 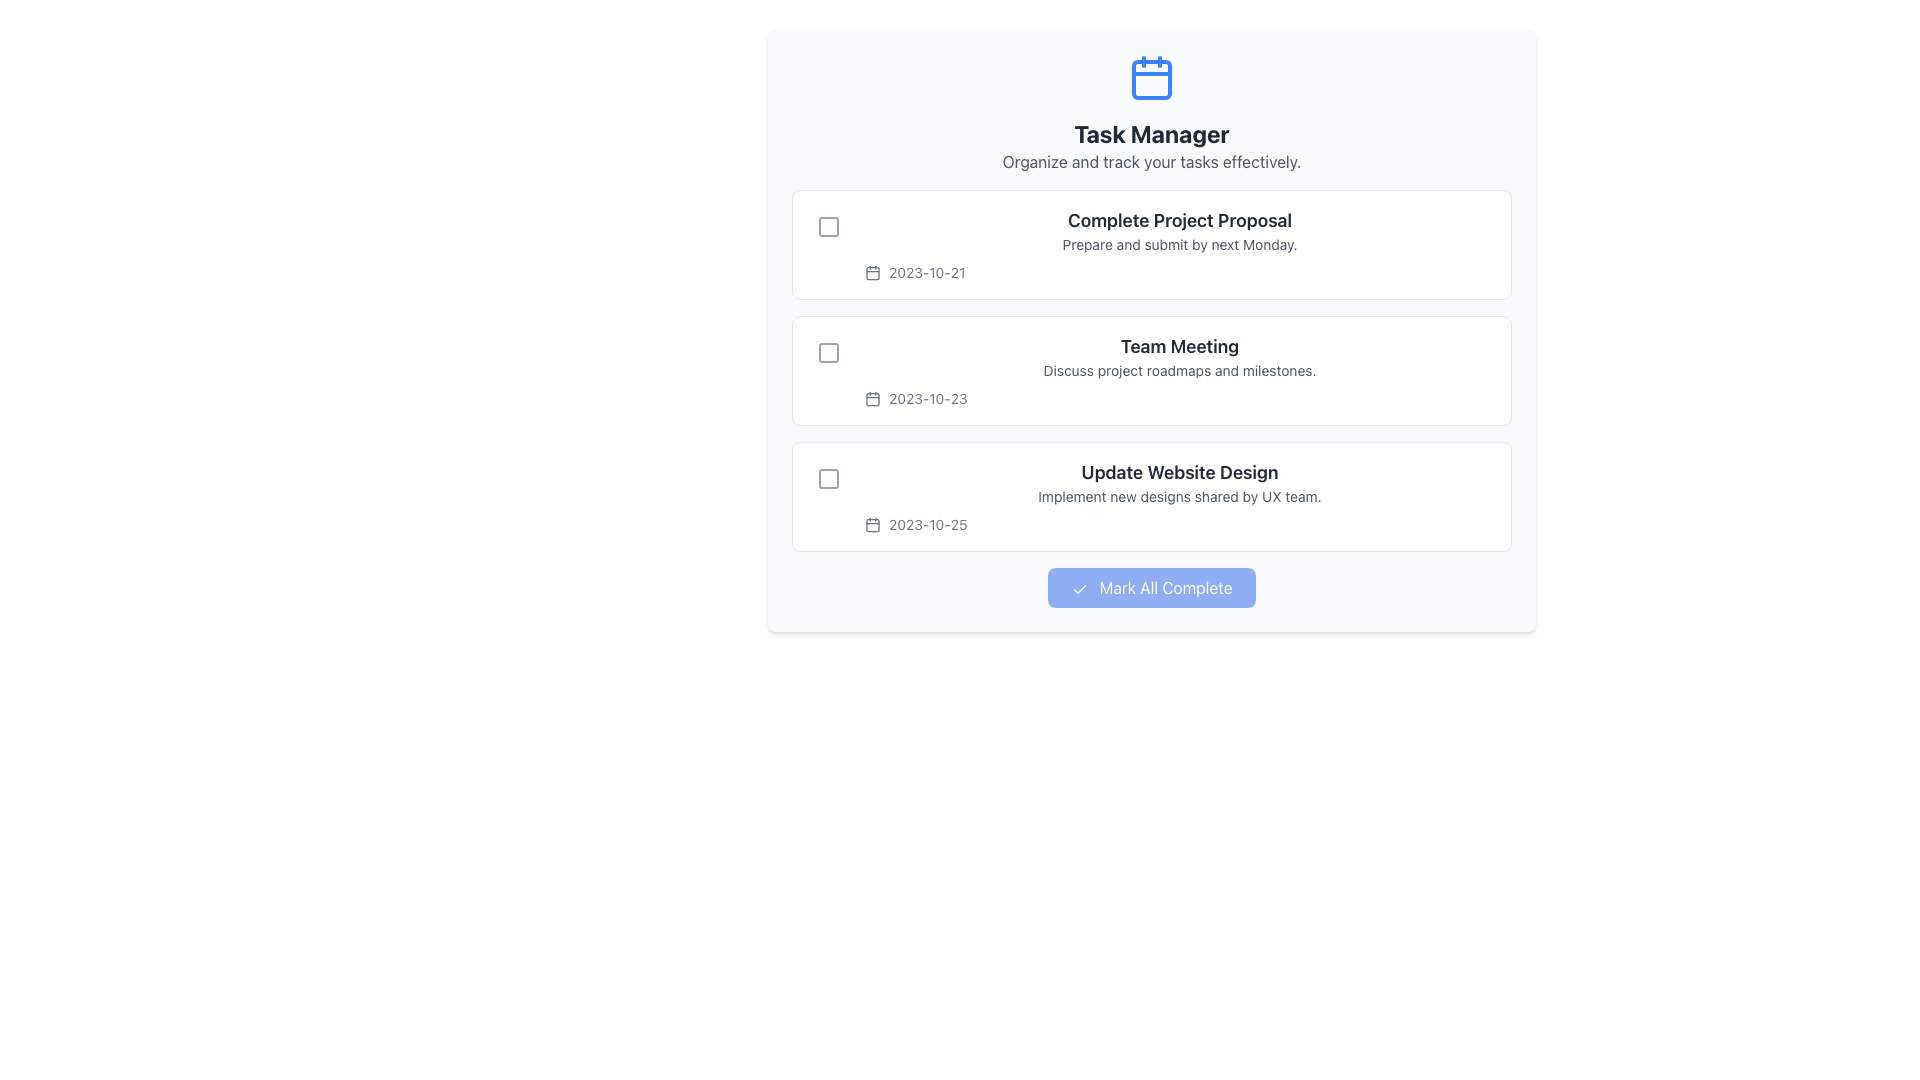 I want to click on the checkbox located to the left of the task item labeled 'Update Website Design' to indicate its completion state, so click(x=829, y=478).